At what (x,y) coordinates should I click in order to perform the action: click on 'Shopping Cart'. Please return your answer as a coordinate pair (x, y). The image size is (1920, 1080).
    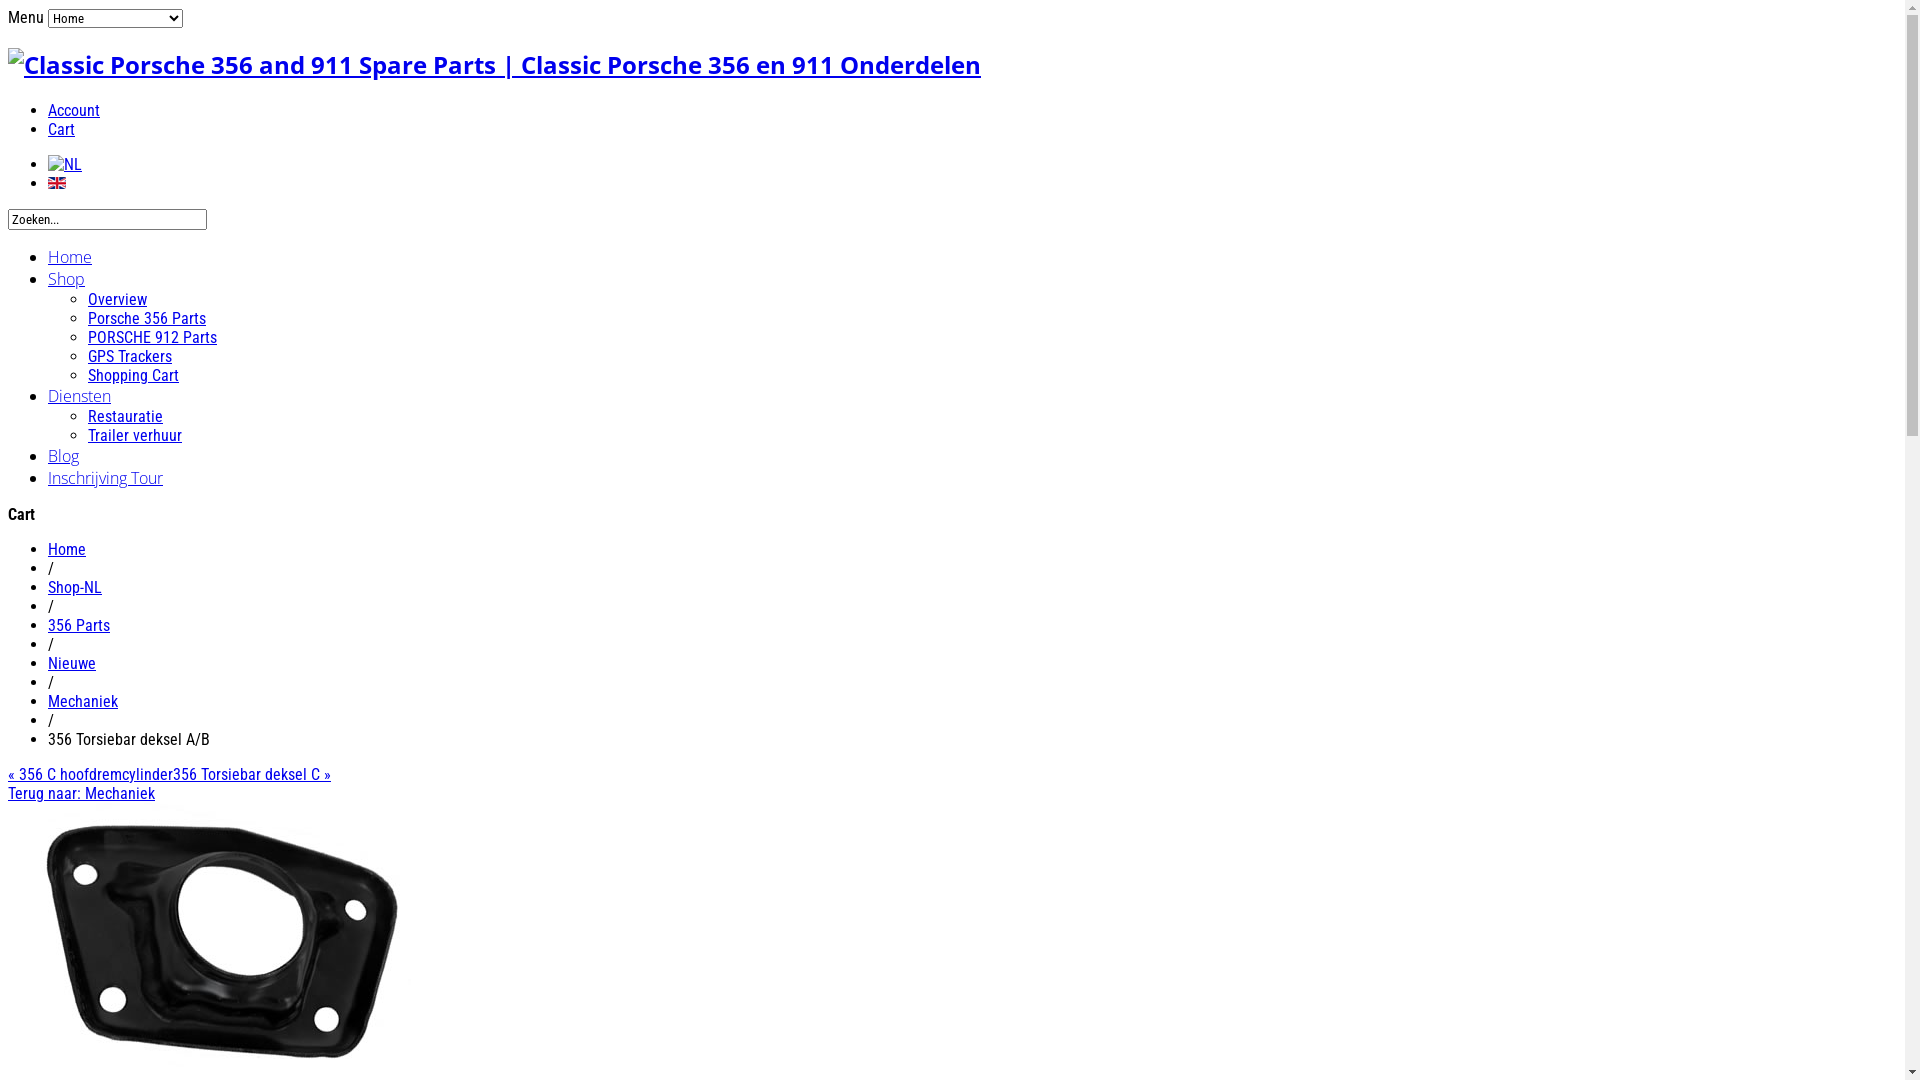
    Looking at the image, I should click on (86, 375).